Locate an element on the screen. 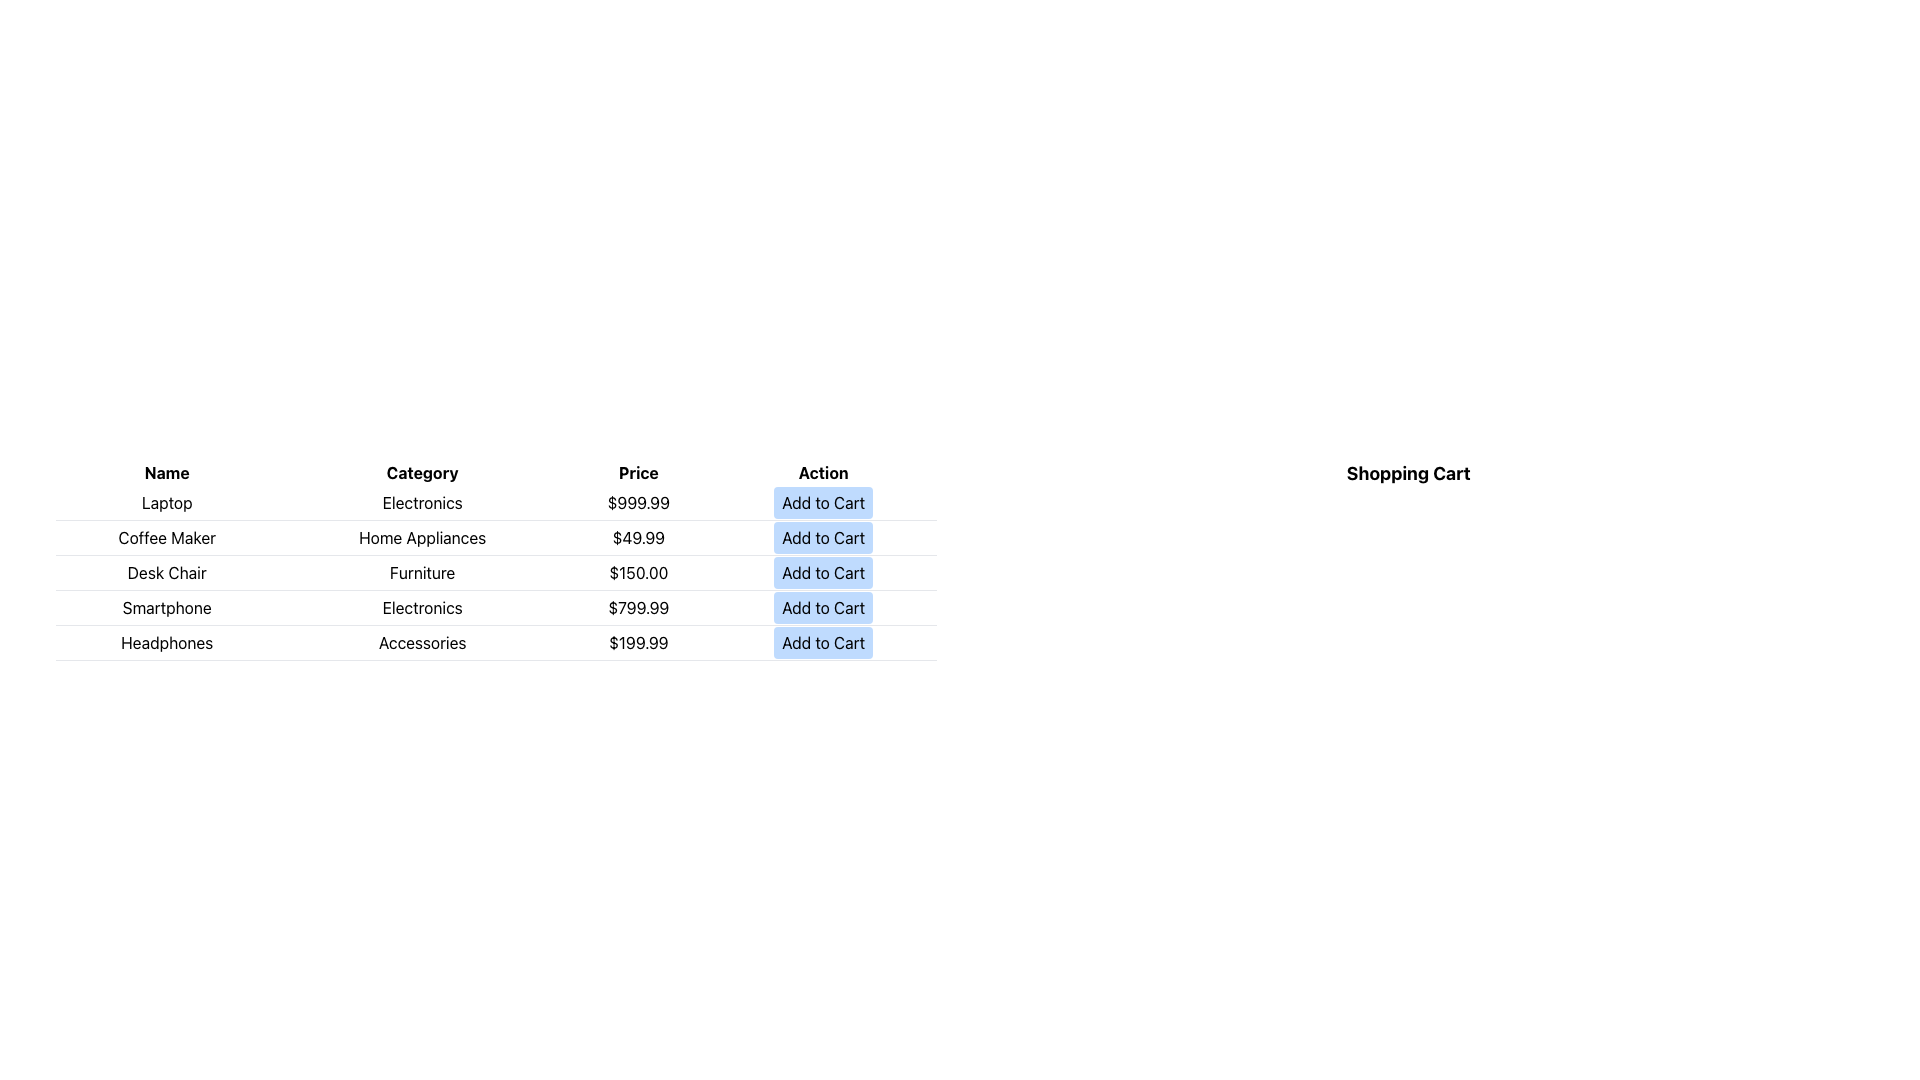 Image resolution: width=1920 pixels, height=1080 pixels. the price text of the 'Coffee Maker' product located in the second row of the product details table, under the 'Price' header, adjacent to 'Home Appliances' and the 'Add to Cart' button is located at coordinates (637, 536).